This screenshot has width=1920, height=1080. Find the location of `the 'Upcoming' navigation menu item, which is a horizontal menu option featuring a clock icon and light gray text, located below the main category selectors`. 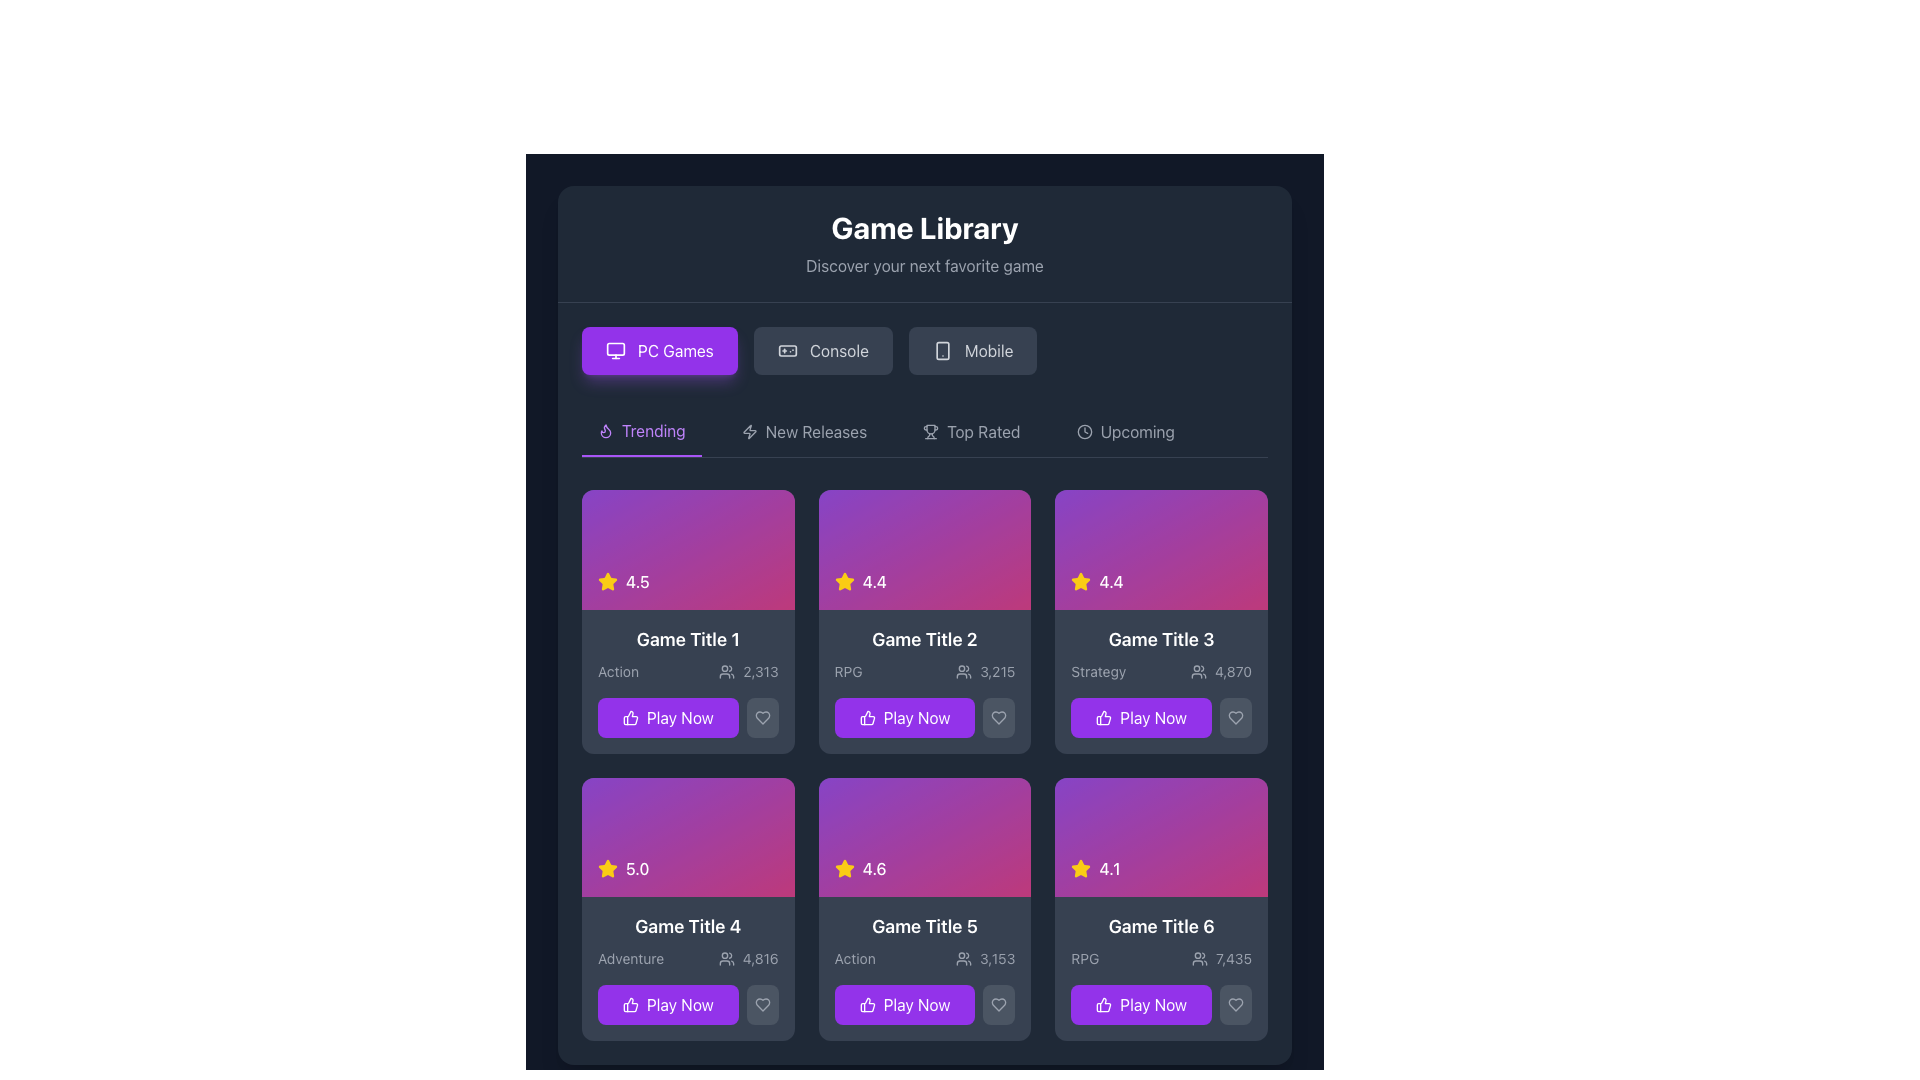

the 'Upcoming' navigation menu item, which is a horizontal menu option featuring a clock icon and light gray text, located below the main category selectors is located at coordinates (1125, 431).